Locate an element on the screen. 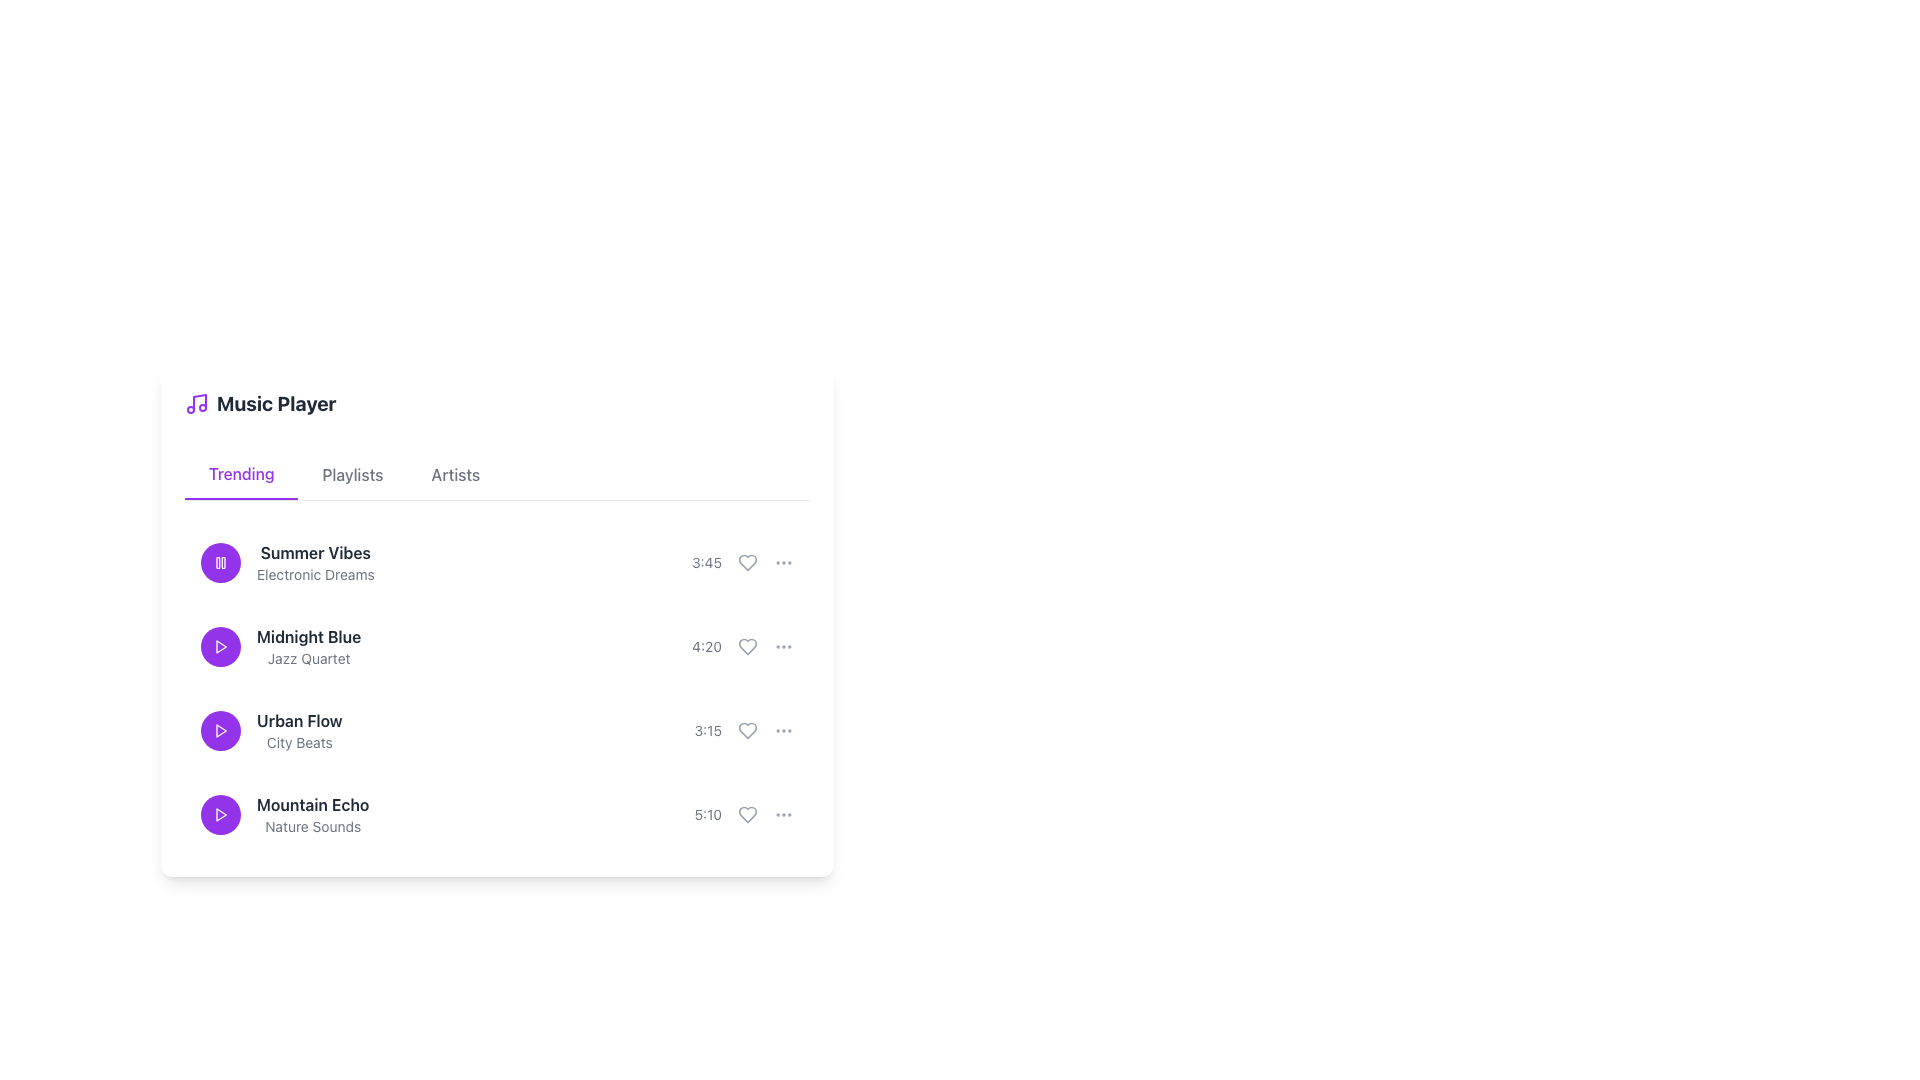 Image resolution: width=1920 pixels, height=1080 pixels. the 'Artists' tab in the navigation bar to trigger the color change effect is located at coordinates (455, 474).